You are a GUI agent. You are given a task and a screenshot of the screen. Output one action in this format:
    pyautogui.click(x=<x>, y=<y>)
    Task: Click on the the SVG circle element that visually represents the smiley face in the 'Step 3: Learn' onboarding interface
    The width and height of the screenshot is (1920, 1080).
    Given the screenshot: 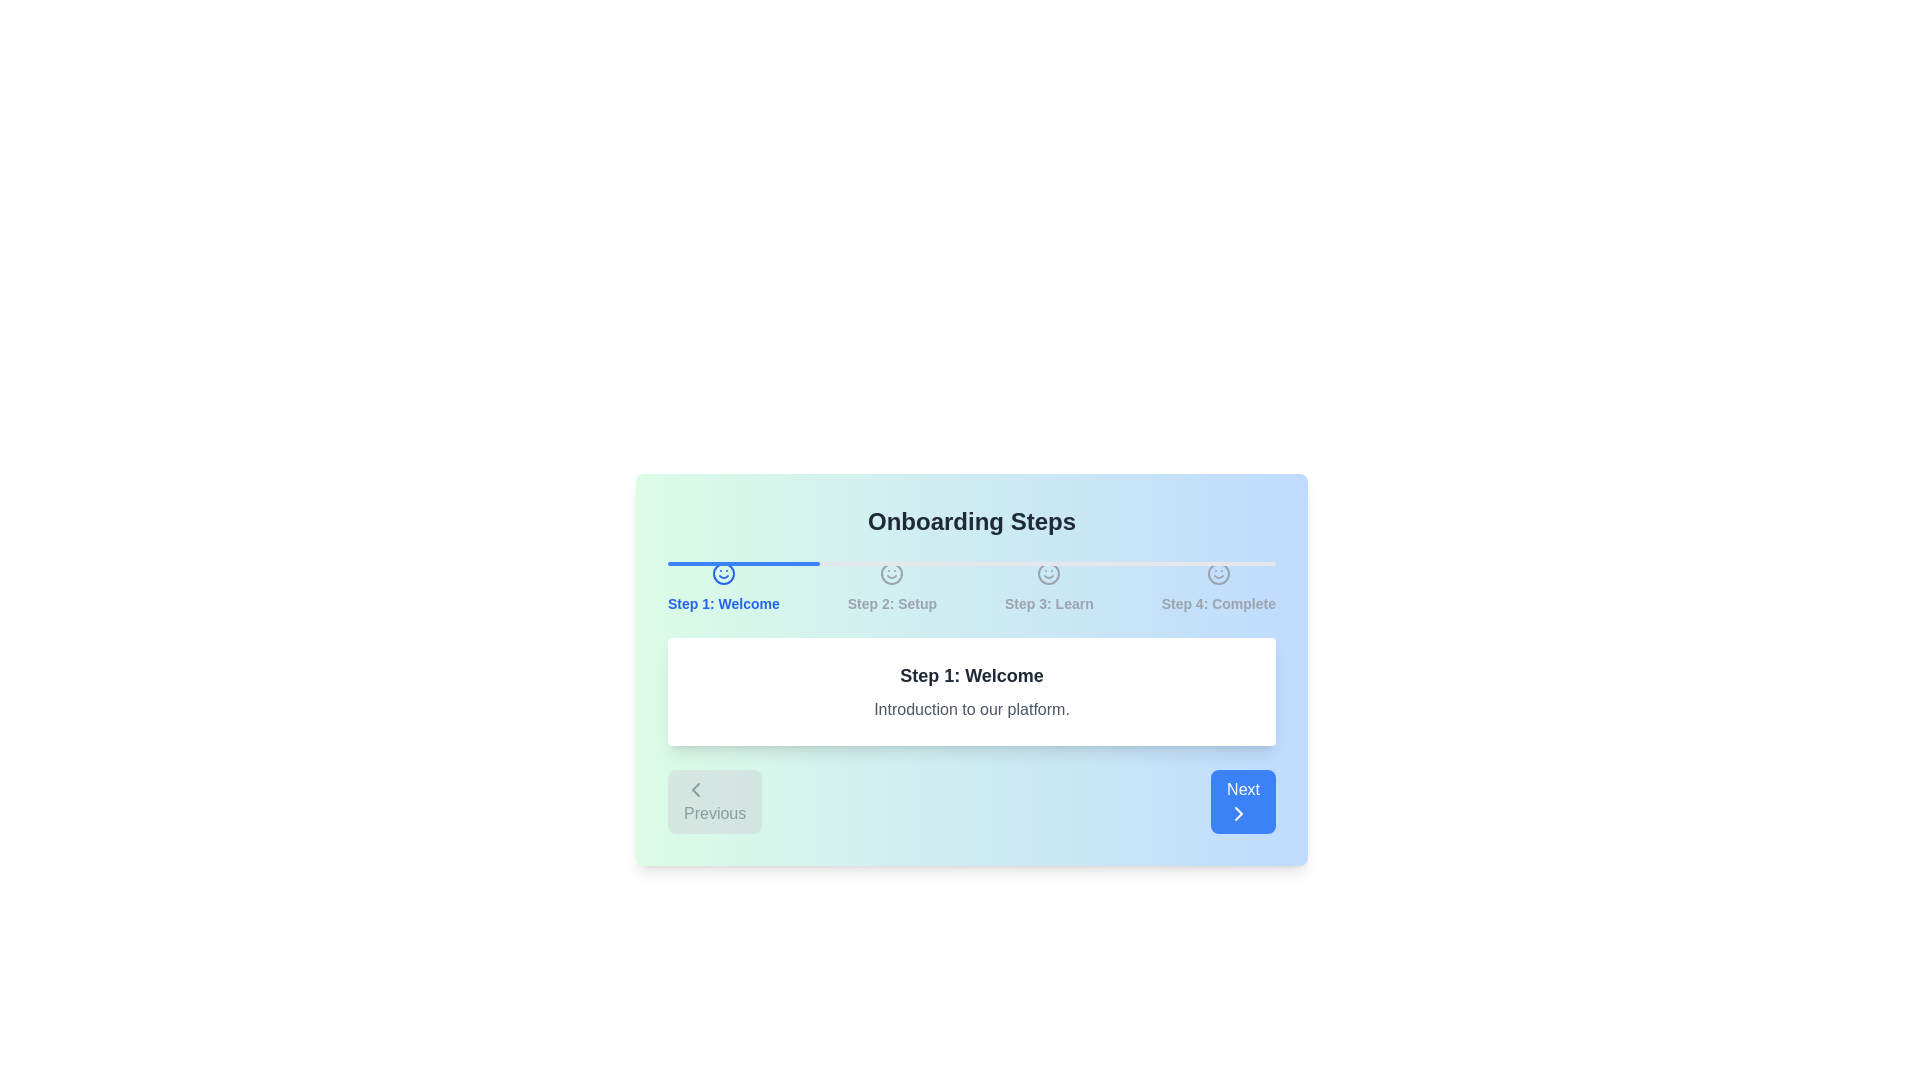 What is the action you would take?
    pyautogui.click(x=1048, y=574)
    